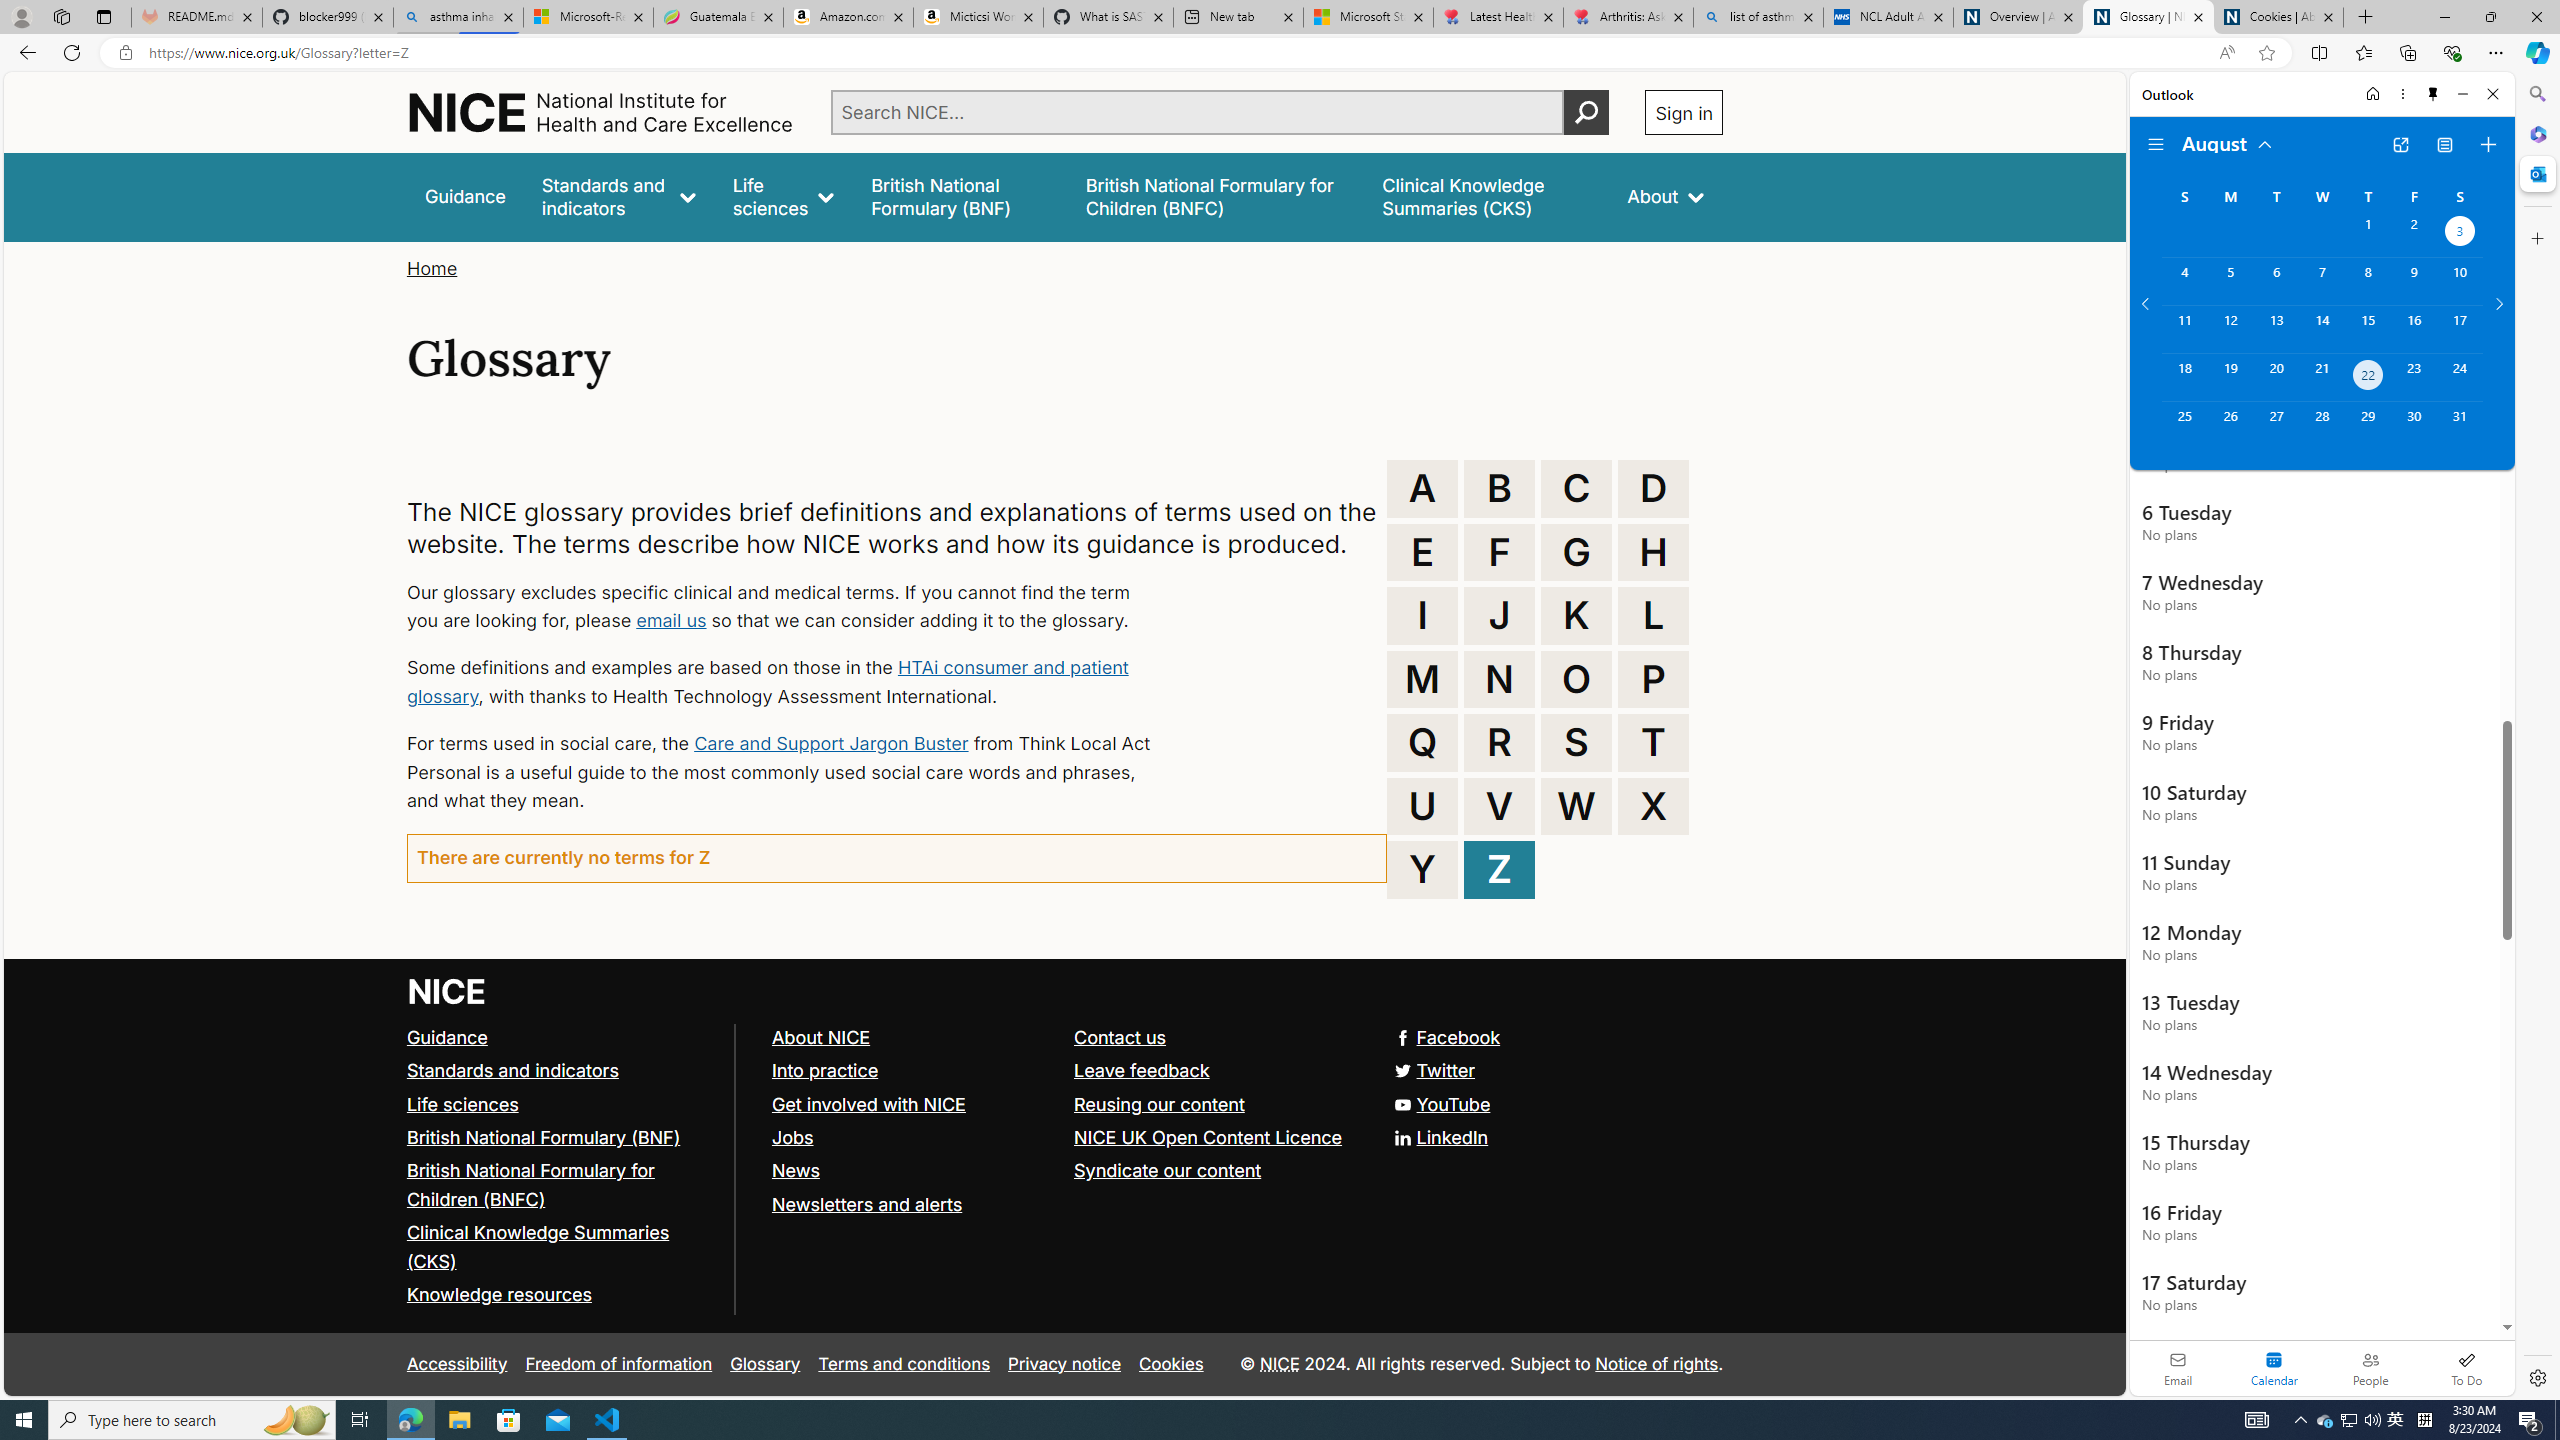 This screenshot has width=2560, height=1440. I want to click on 'Accessibility', so click(456, 1363).